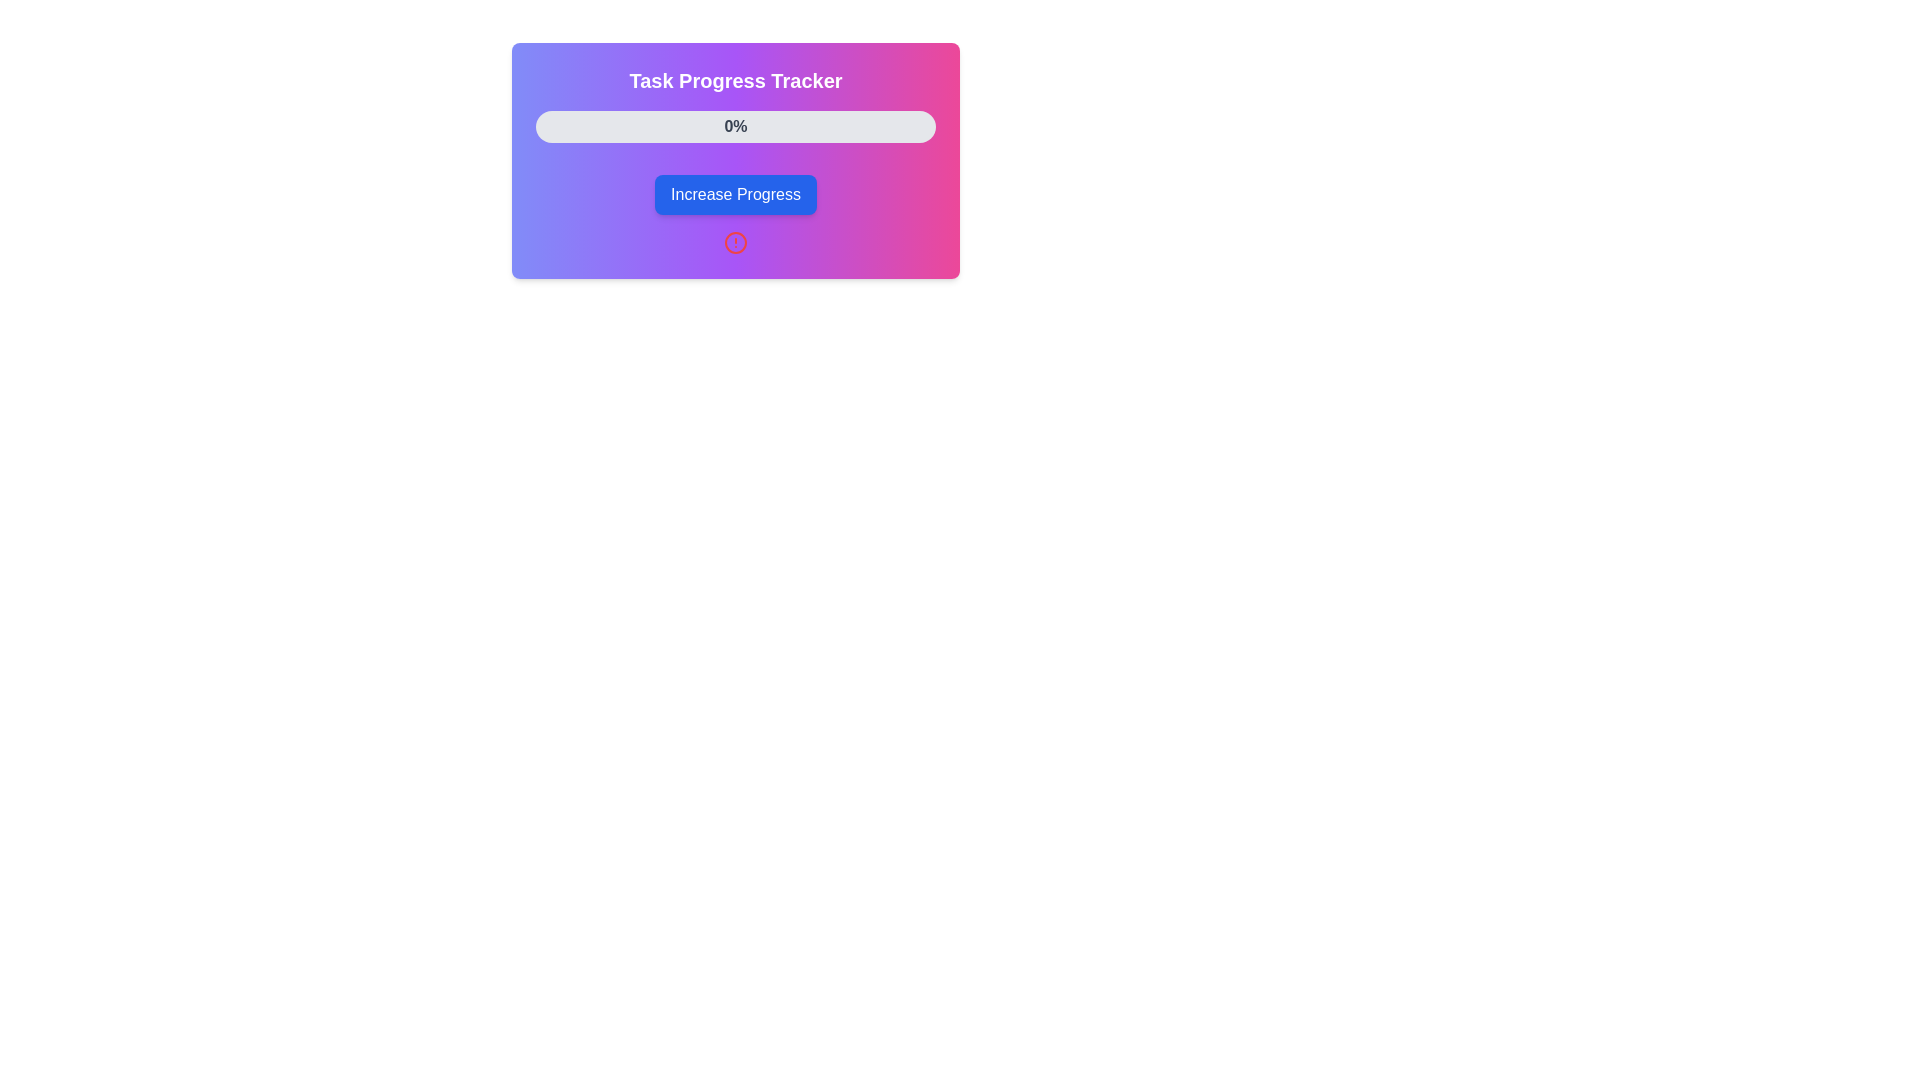 The width and height of the screenshot is (1920, 1080). Describe the element at coordinates (734, 160) in the screenshot. I see `the progress bar within the 'Task Progress Tracker' component, which is styled with a gradient background and includes controls for managing progress` at that location.